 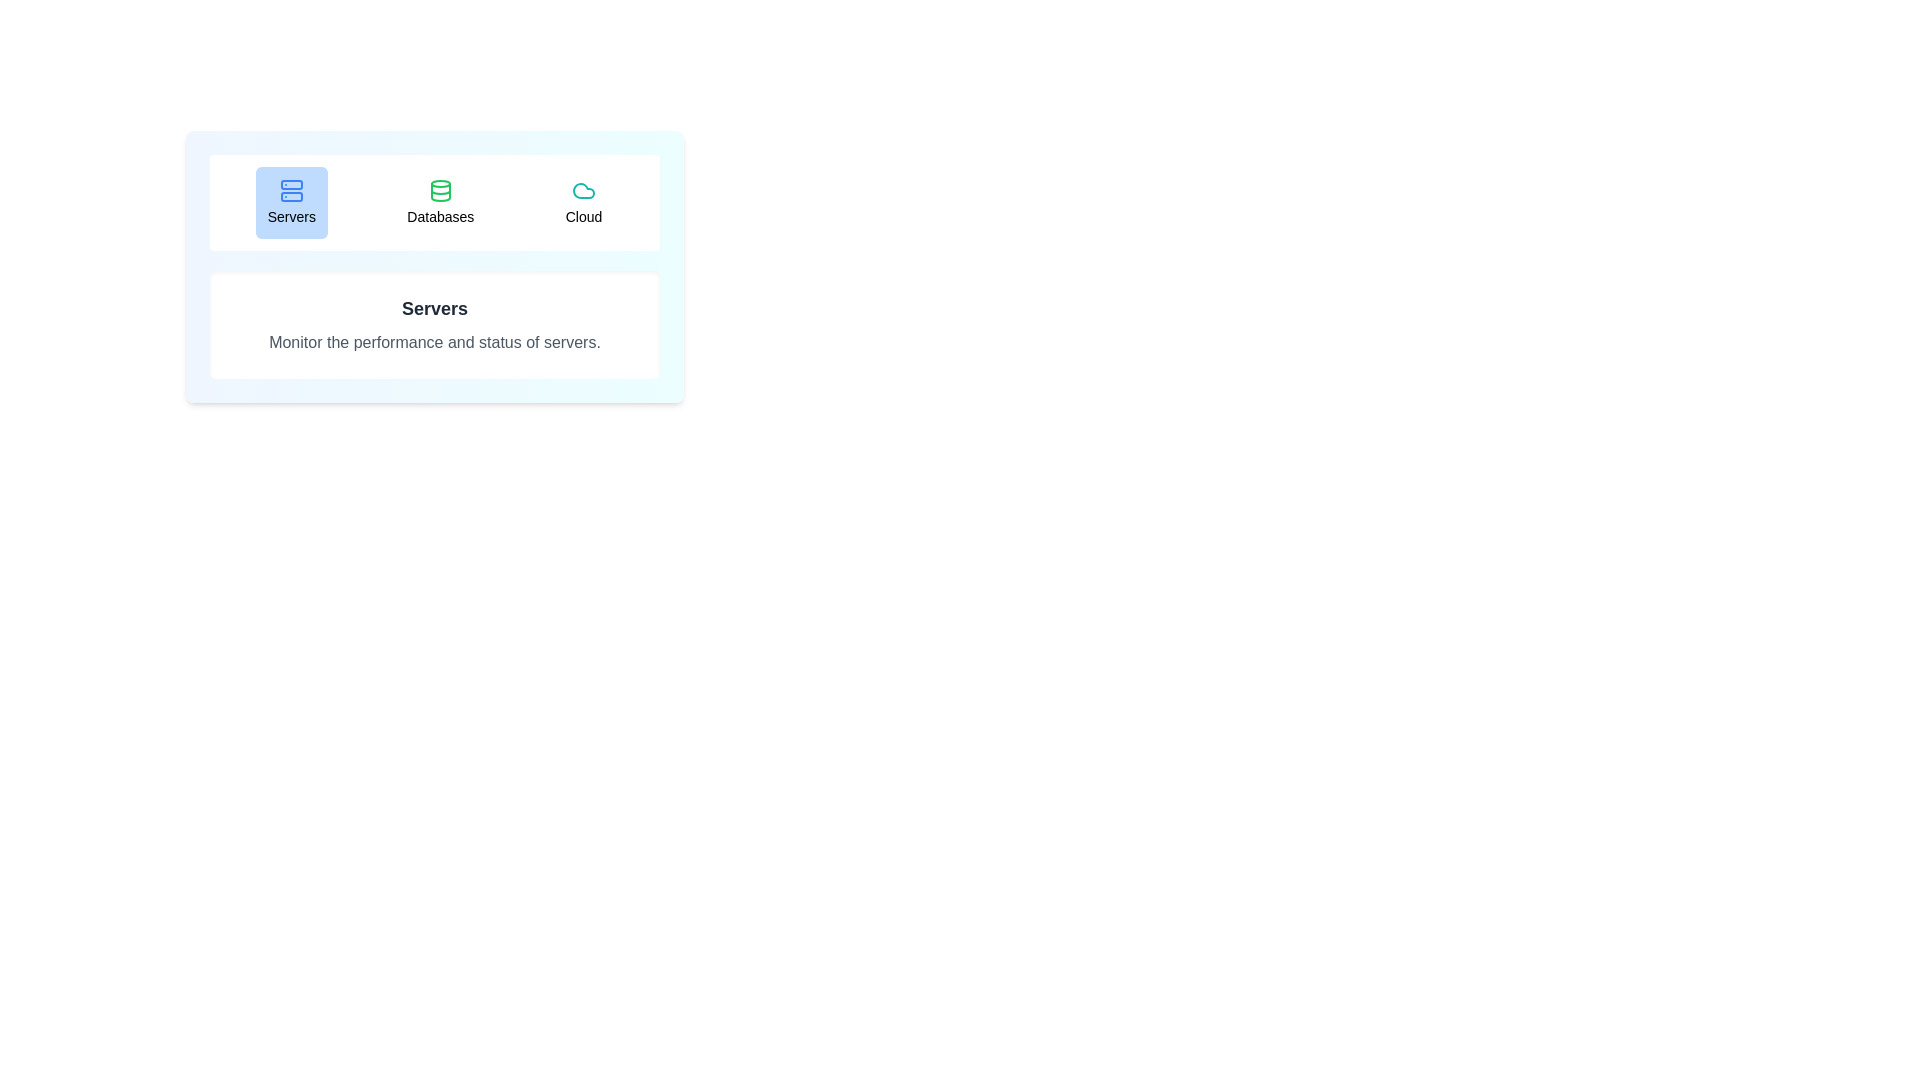 What do you see at coordinates (583, 203) in the screenshot?
I see `the tab button labeled Cloud to see its hover effect` at bounding box center [583, 203].